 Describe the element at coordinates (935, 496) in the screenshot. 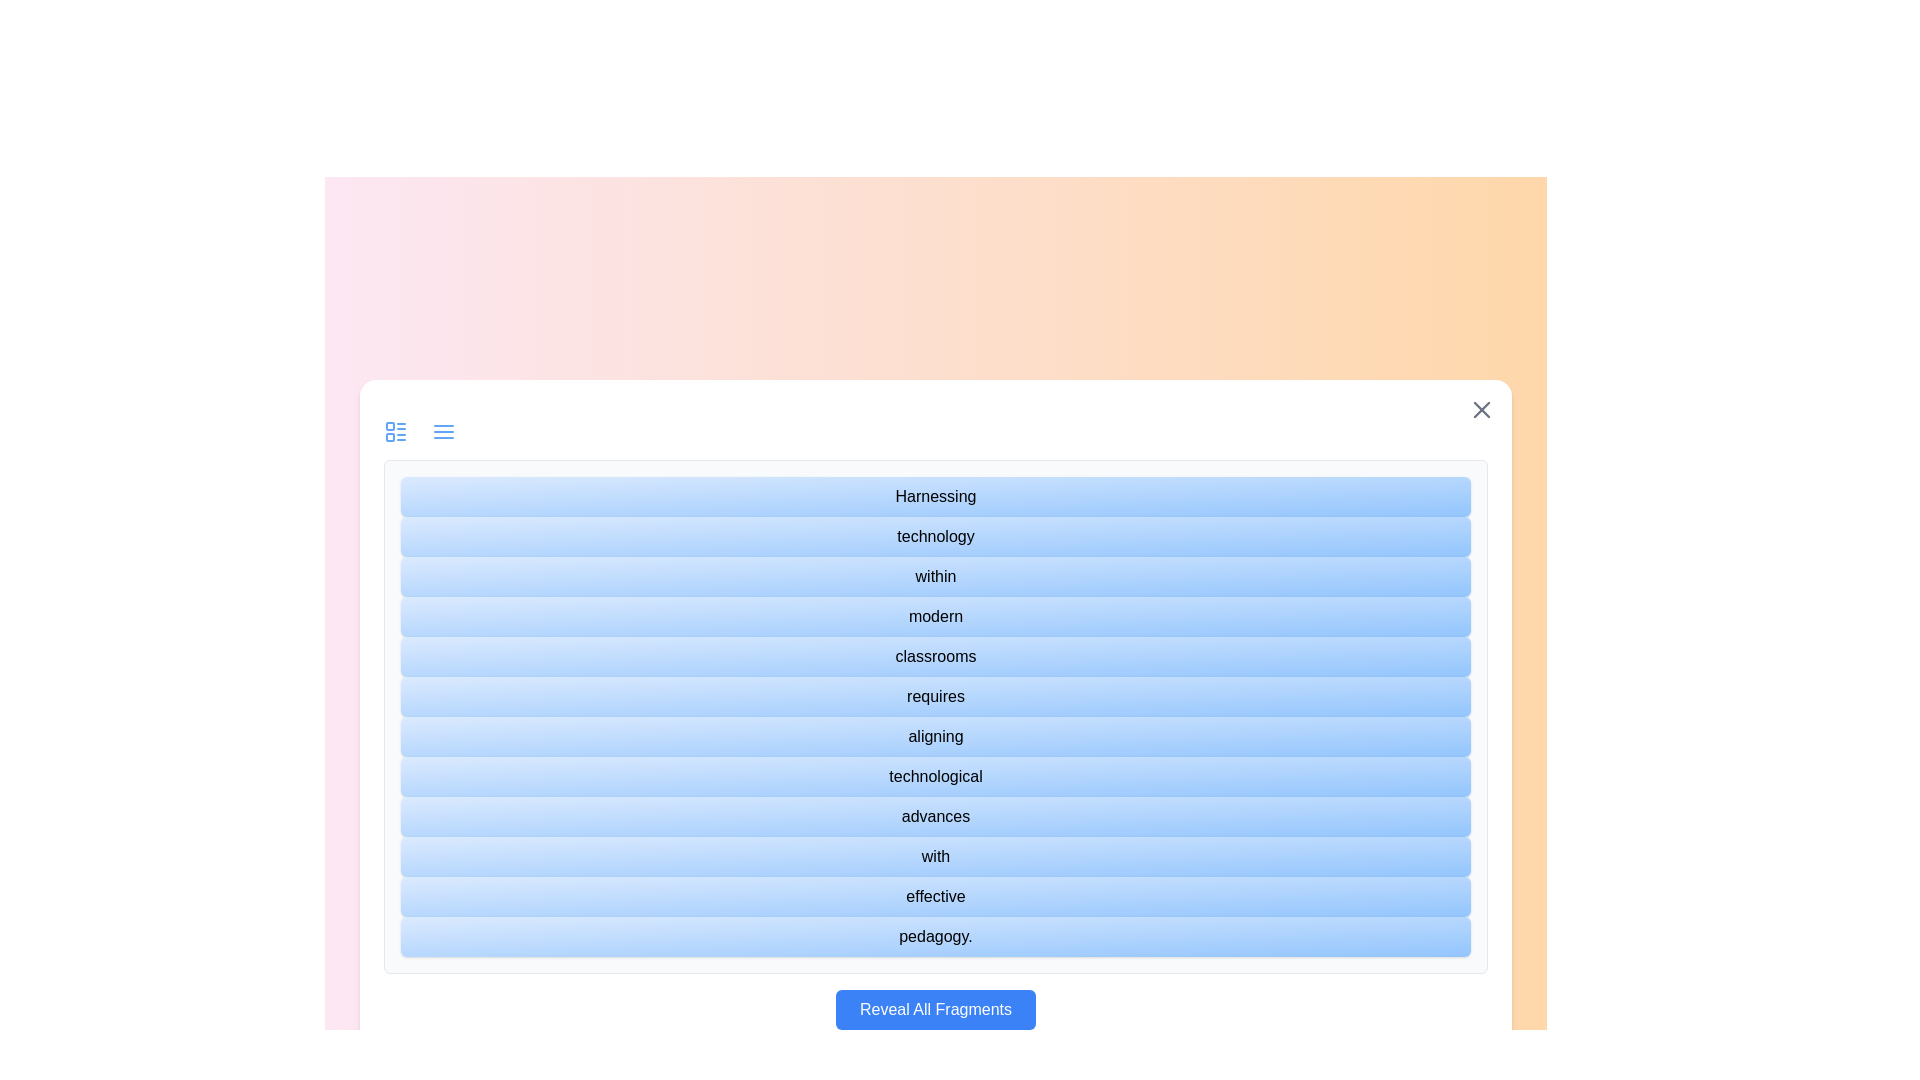

I see `the text fragment labeled 'Harnessing'` at that location.